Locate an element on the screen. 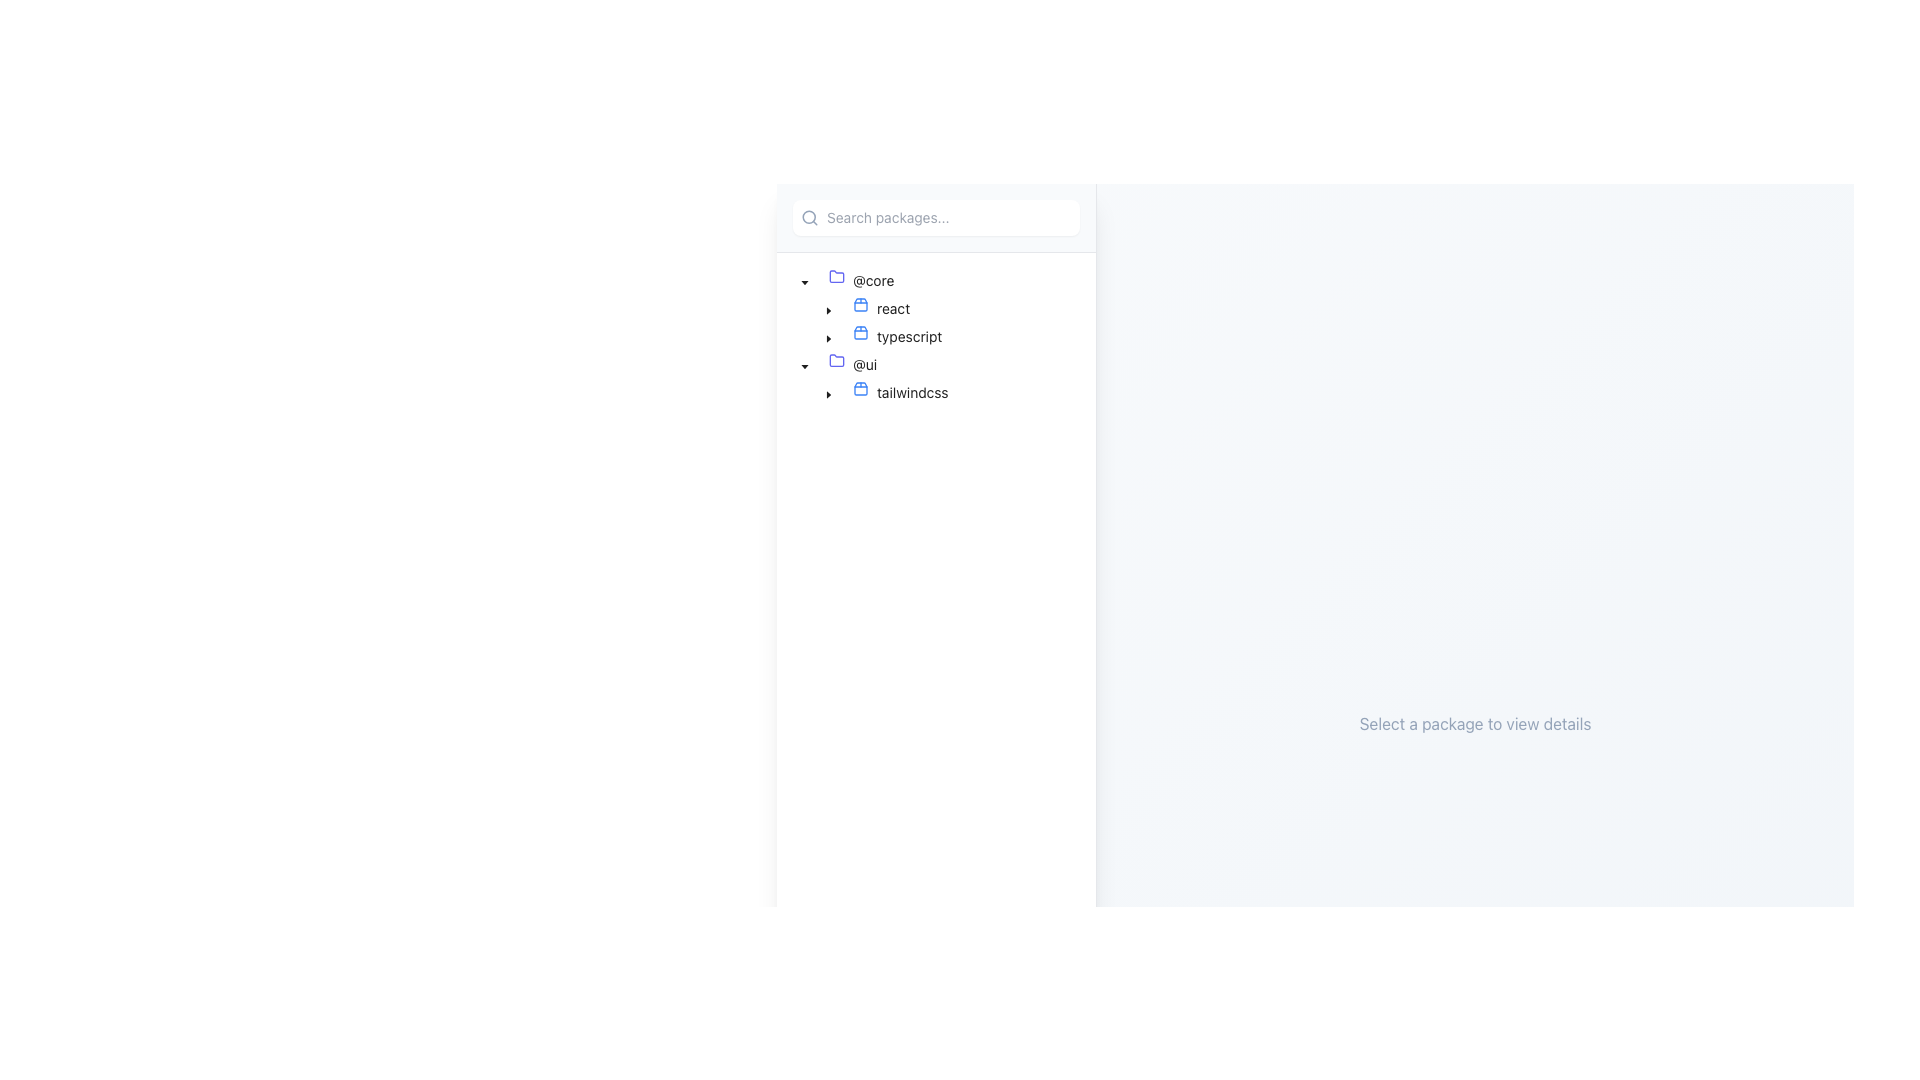  the blue outlined package-like icon located to the left of the 'tailwindcss' label is located at coordinates (860, 389).